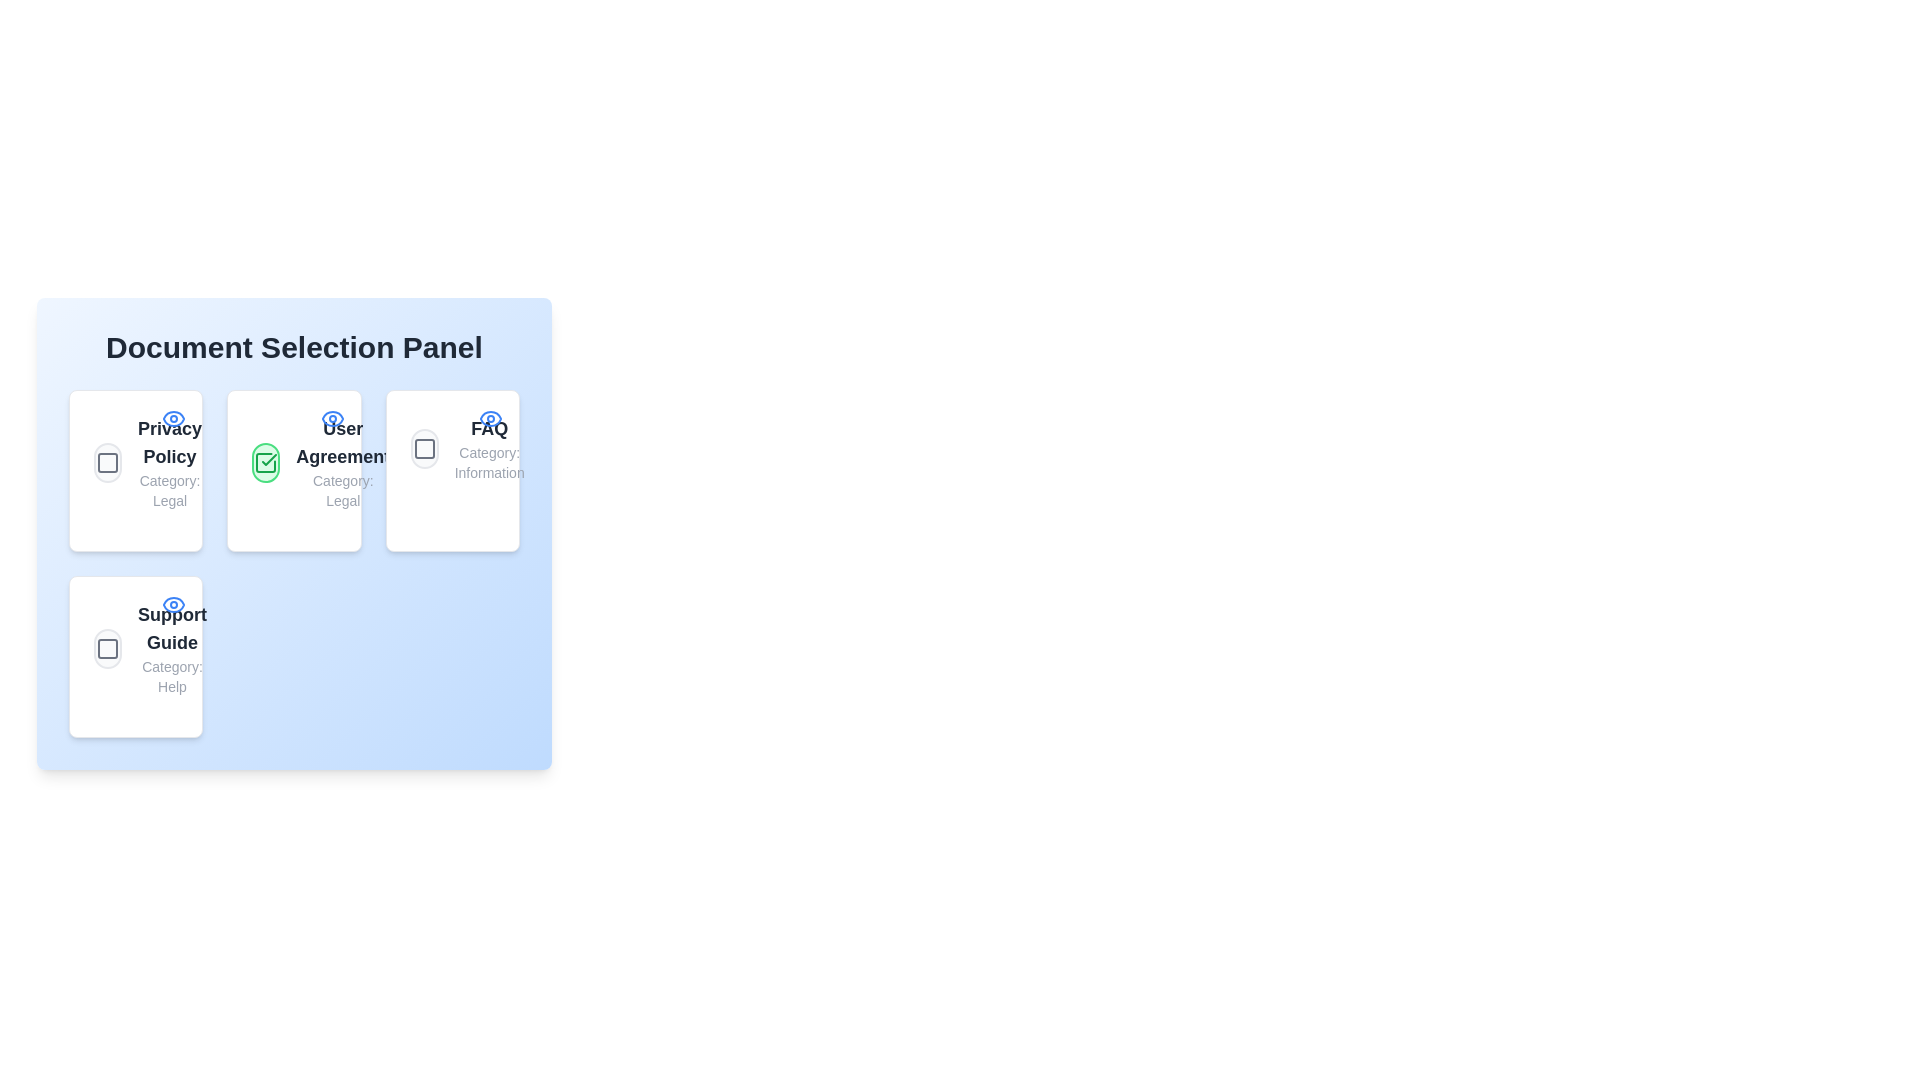 The height and width of the screenshot is (1080, 1920). I want to click on the 'Eye' icon of the Privacy Policy document to view its details, so click(173, 418).